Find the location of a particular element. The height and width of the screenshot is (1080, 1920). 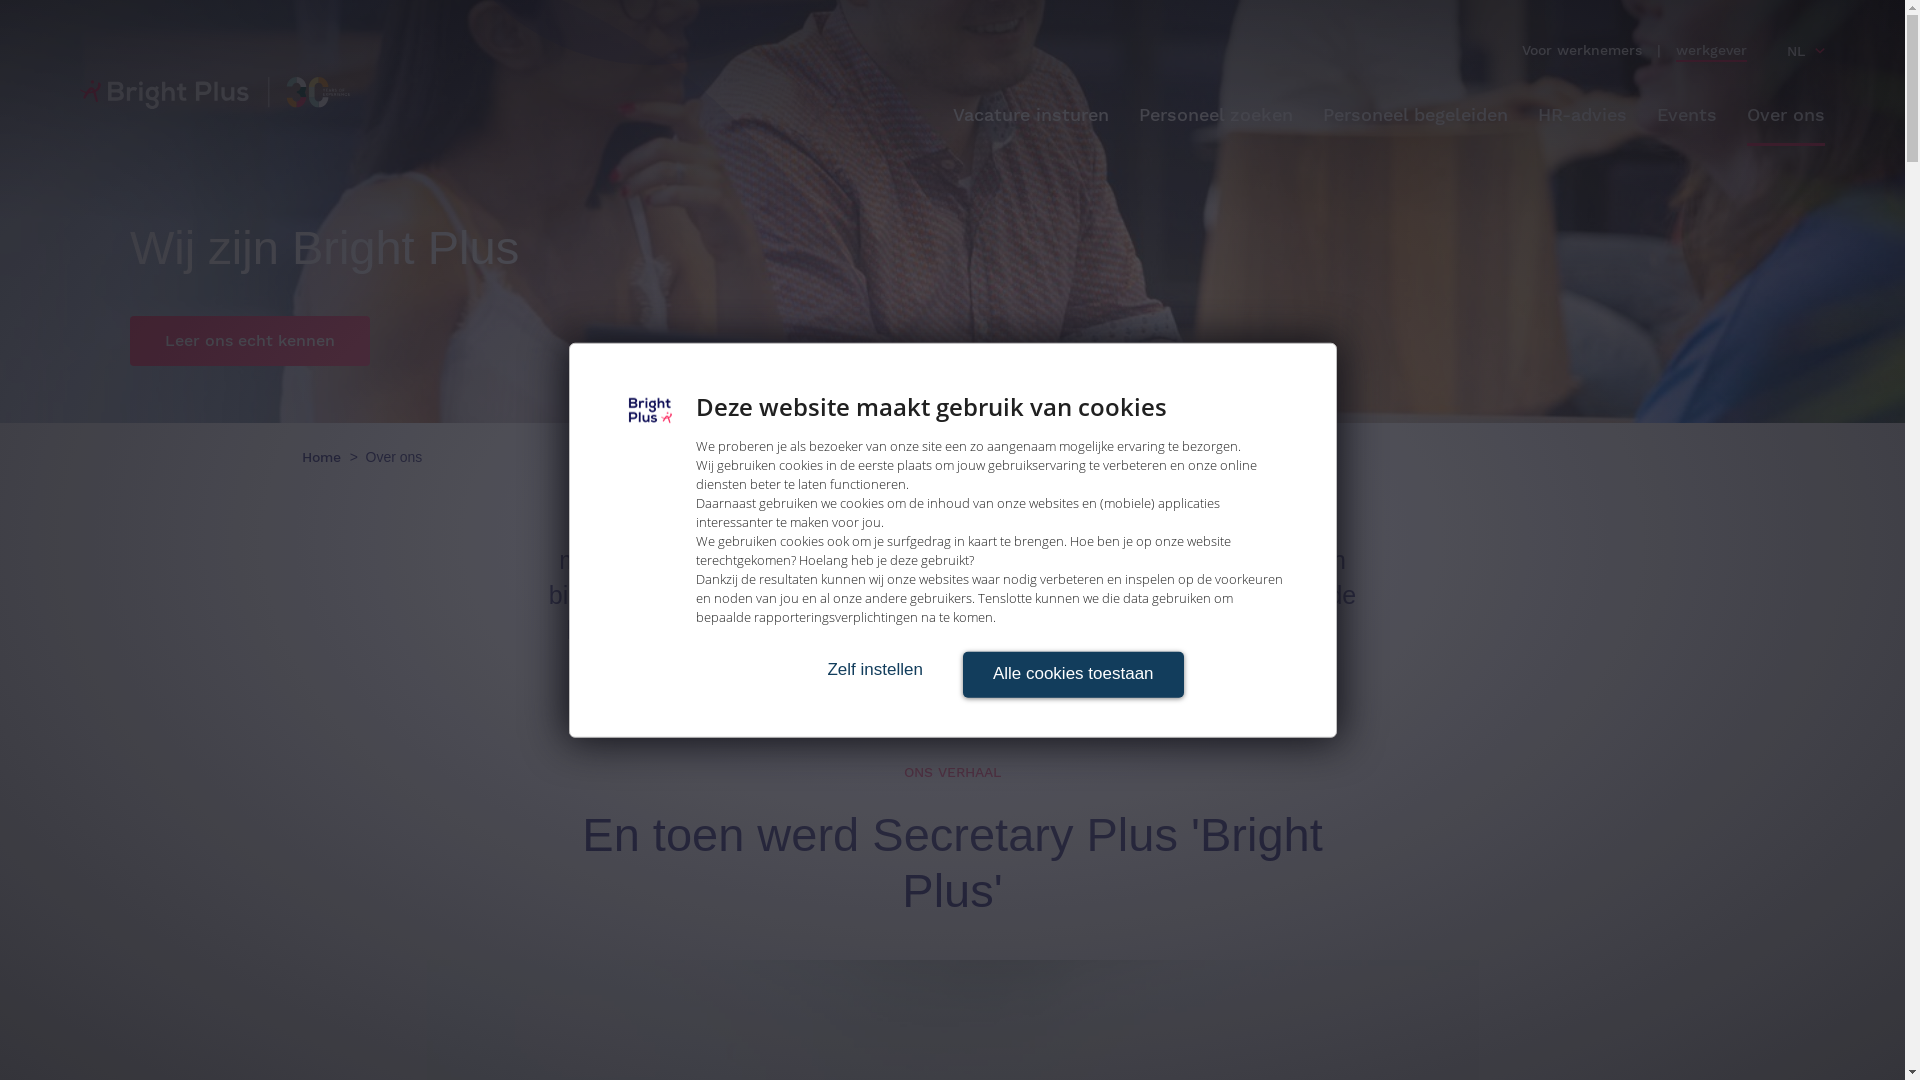

'Home' is located at coordinates (301, 456).